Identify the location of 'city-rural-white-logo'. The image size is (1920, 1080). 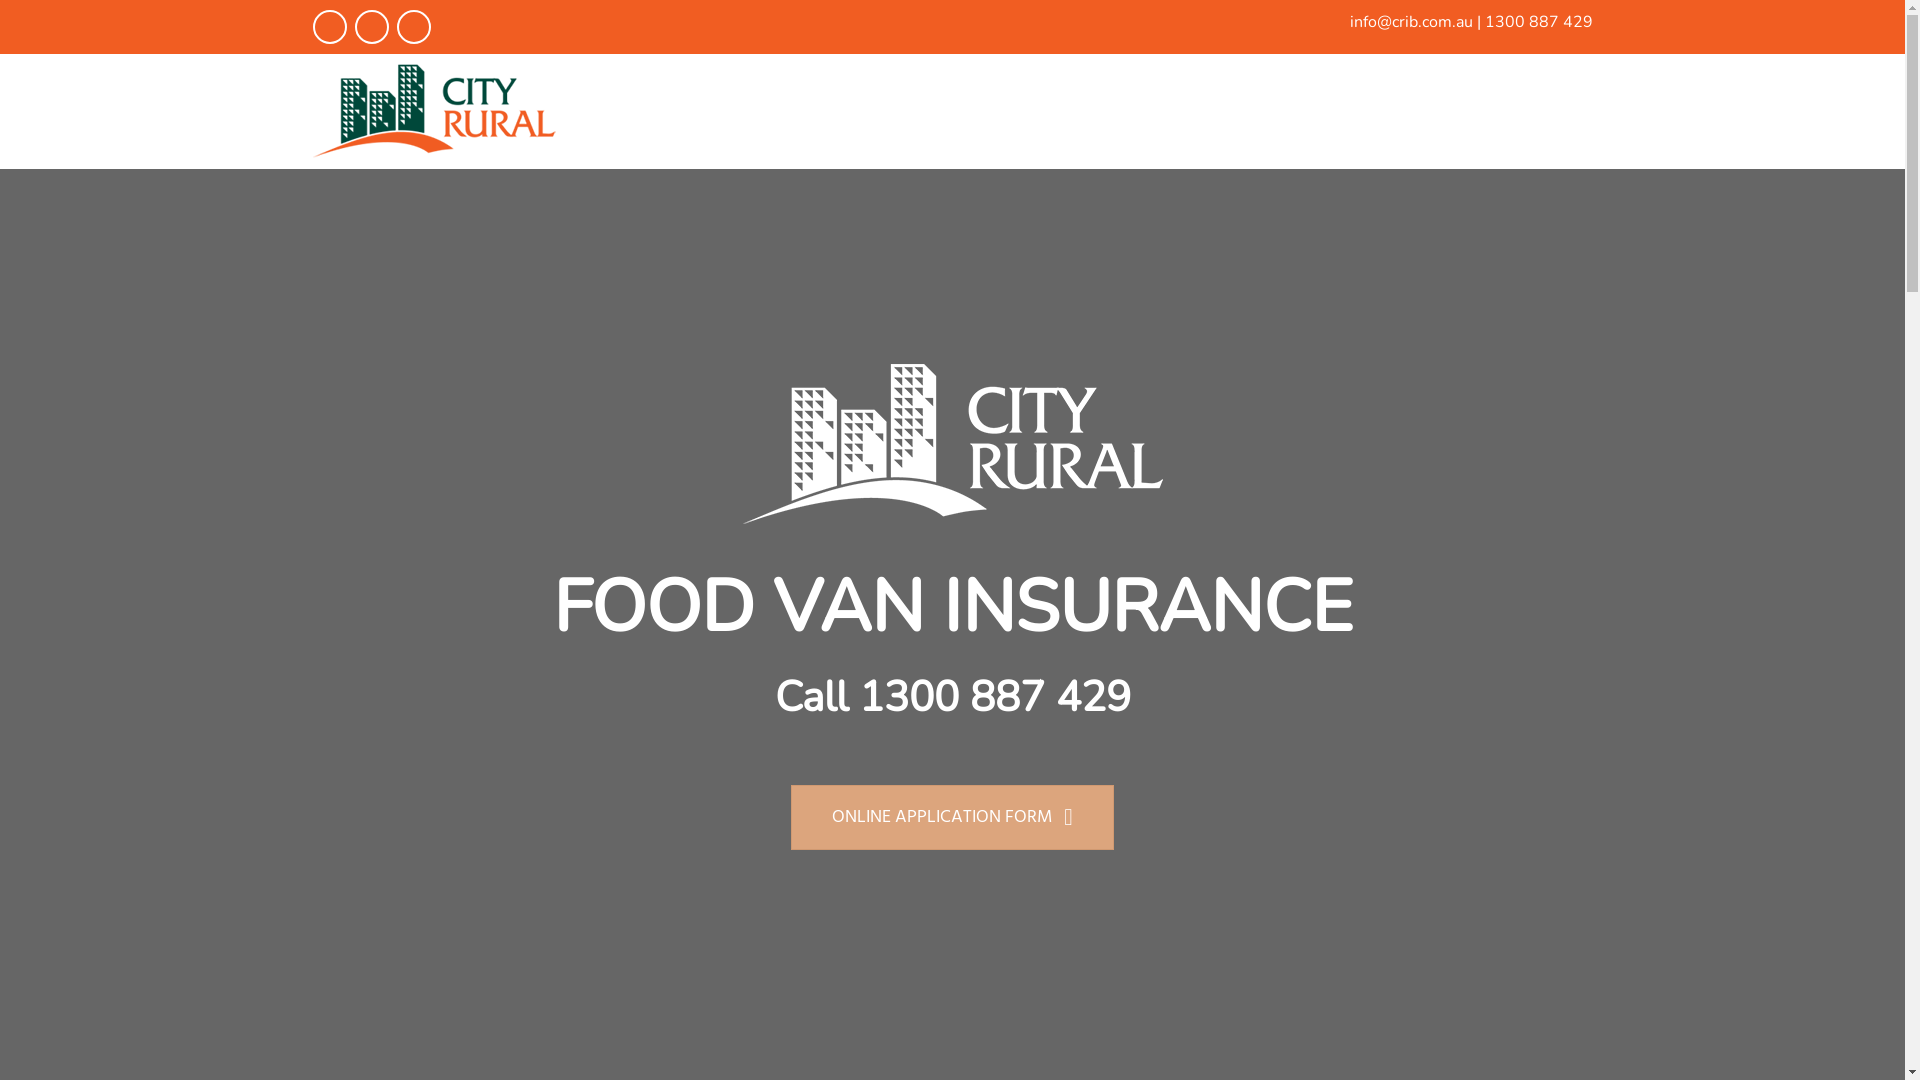
(950, 442).